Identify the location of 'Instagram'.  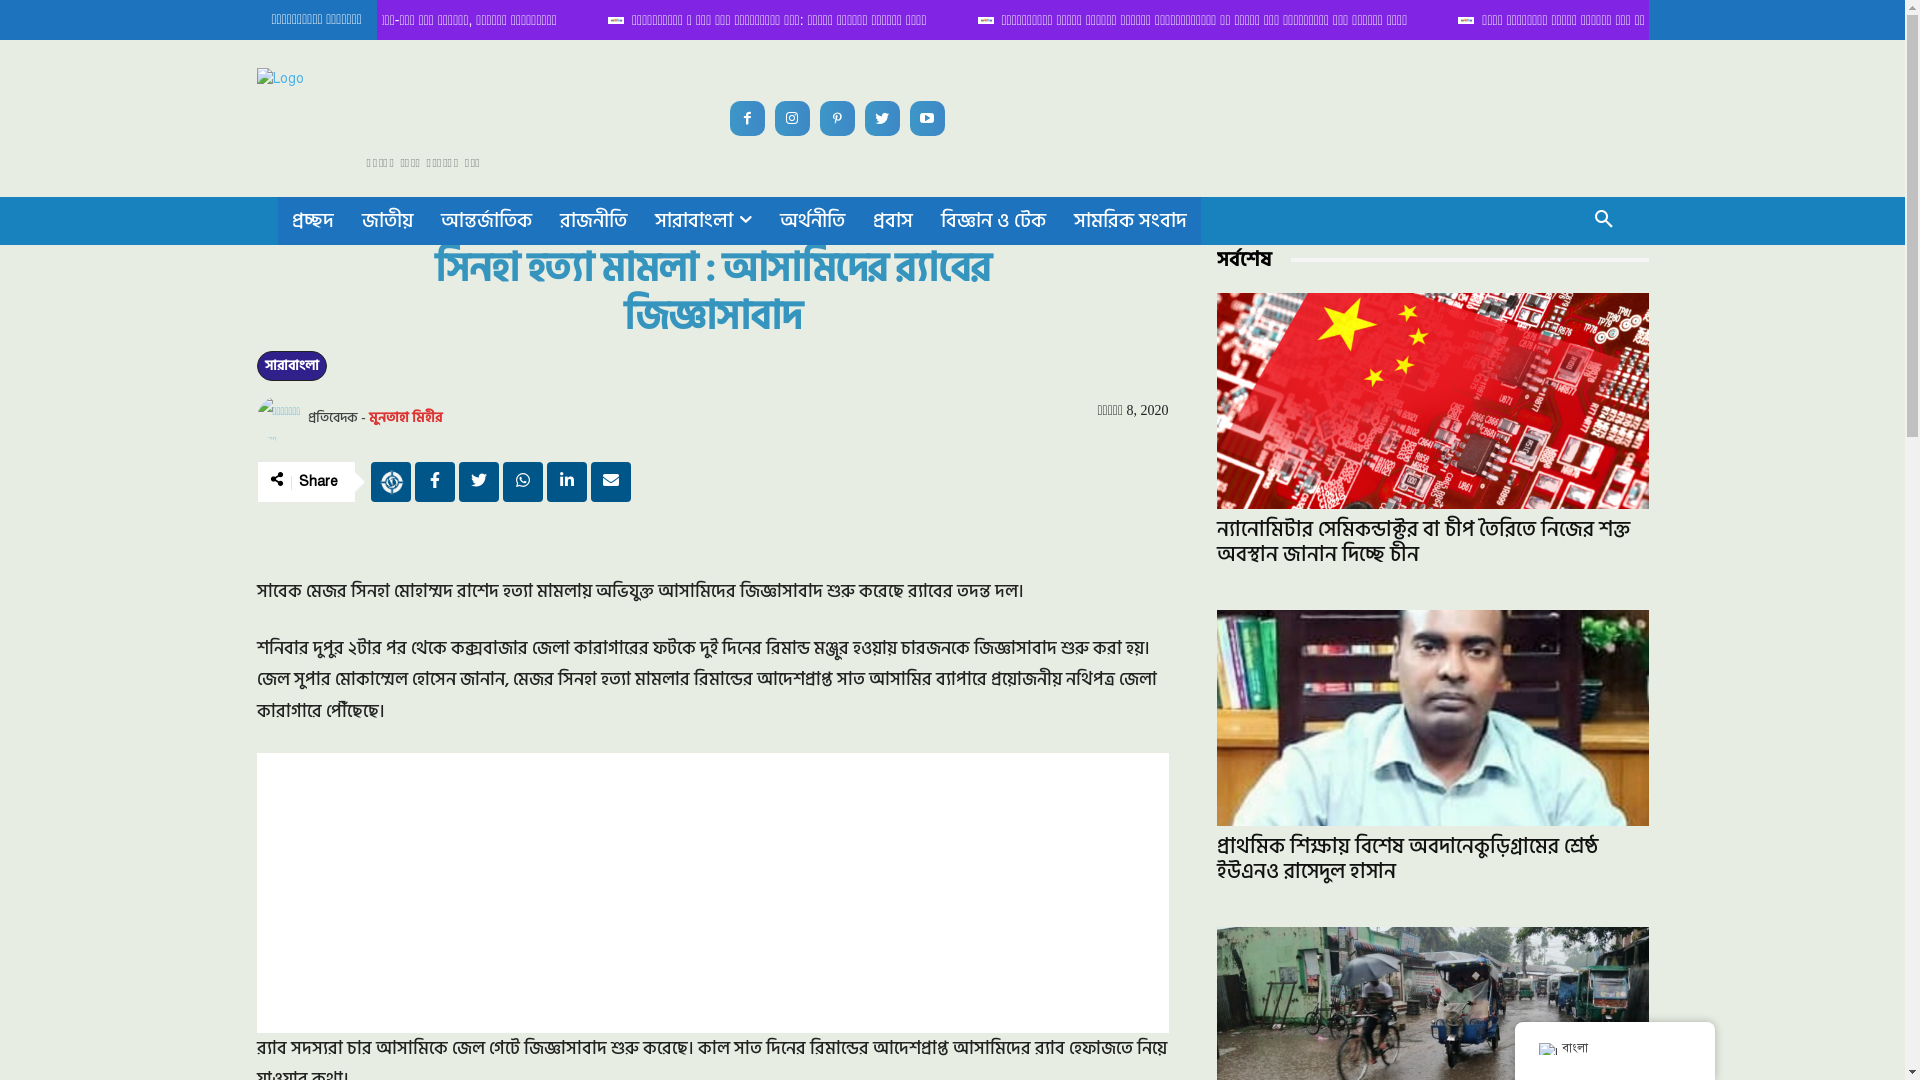
(791, 118).